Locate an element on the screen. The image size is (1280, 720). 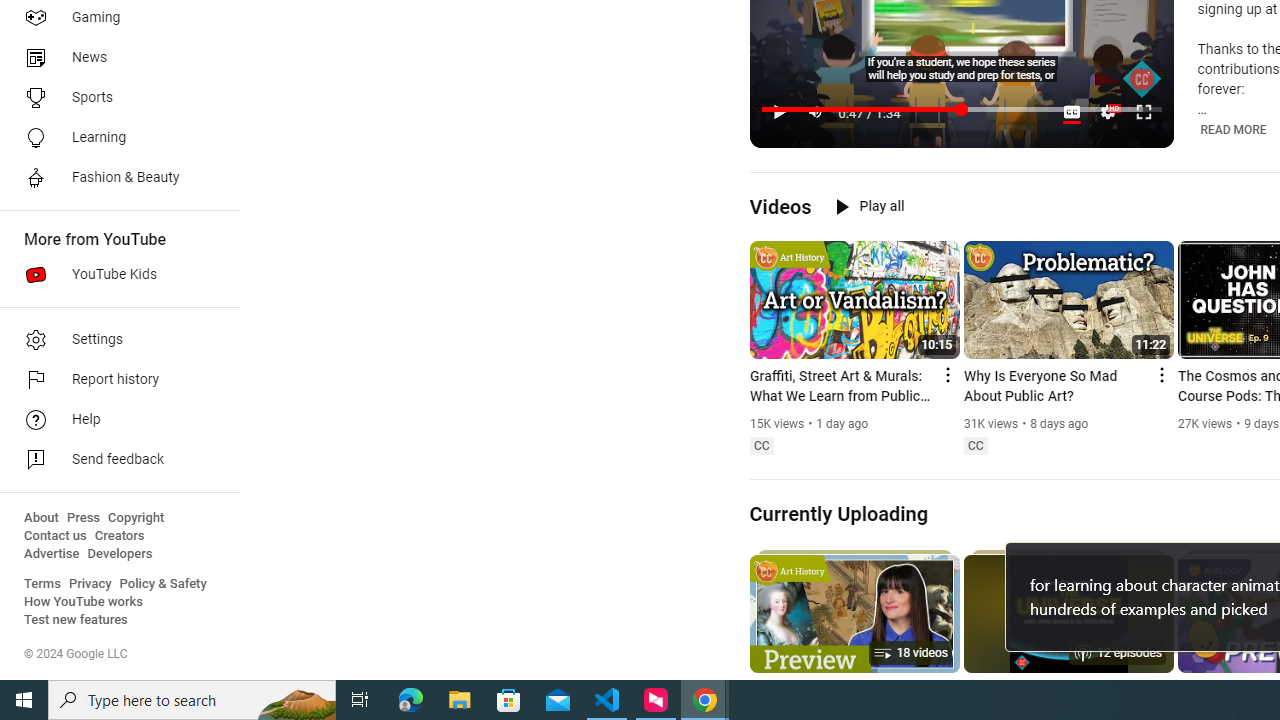
'READ MORE' is located at coordinates (1232, 129).